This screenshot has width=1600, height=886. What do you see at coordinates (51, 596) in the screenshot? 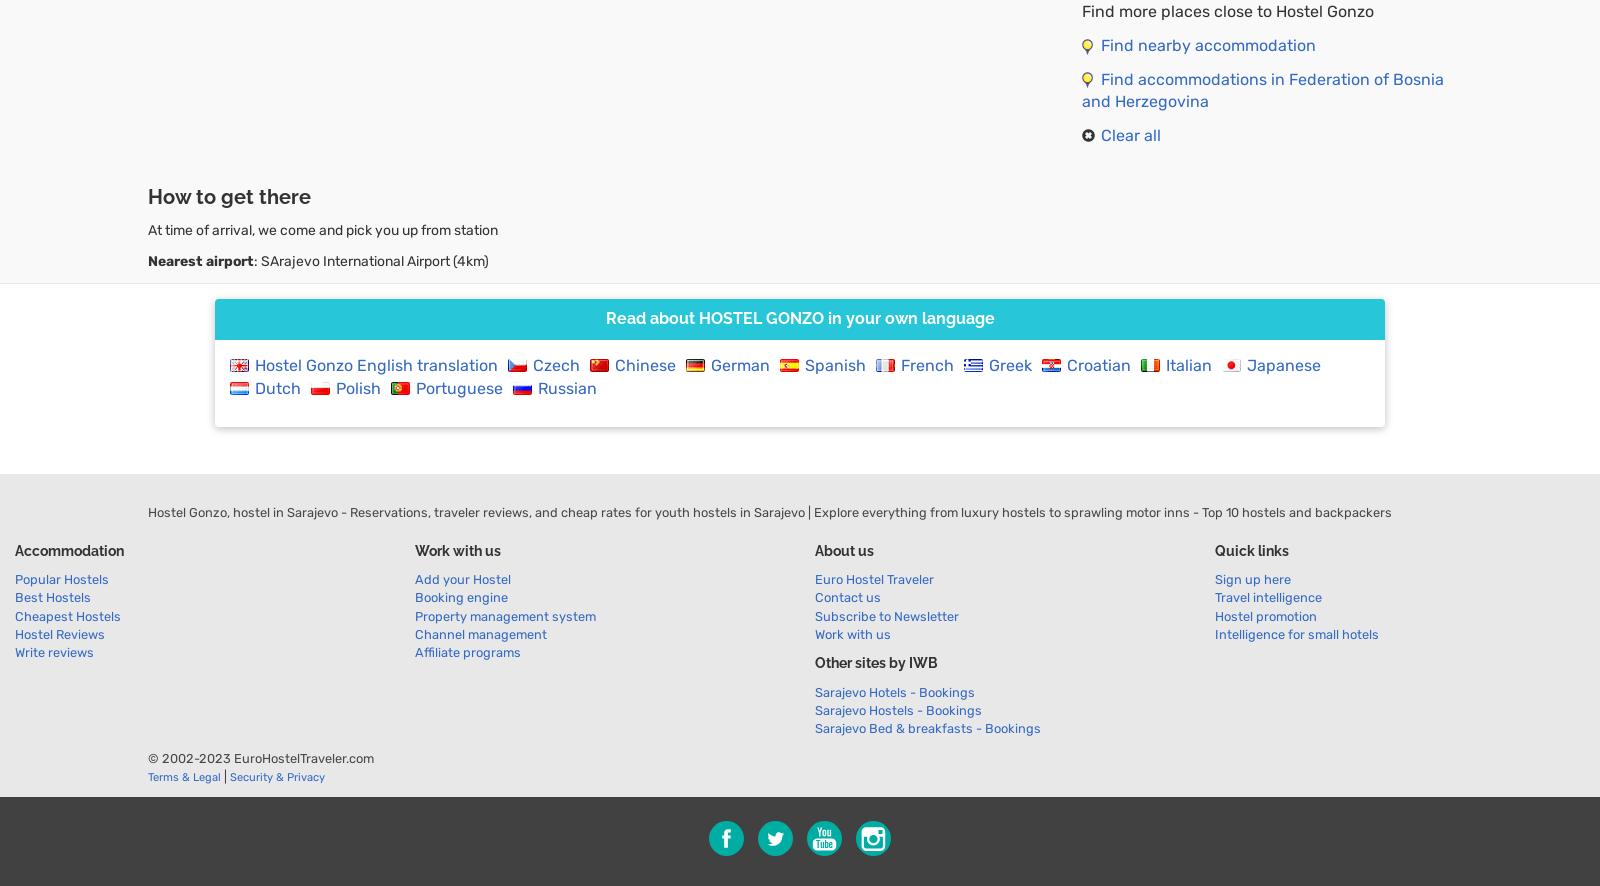
I see `'Best Hostels'` at bounding box center [51, 596].